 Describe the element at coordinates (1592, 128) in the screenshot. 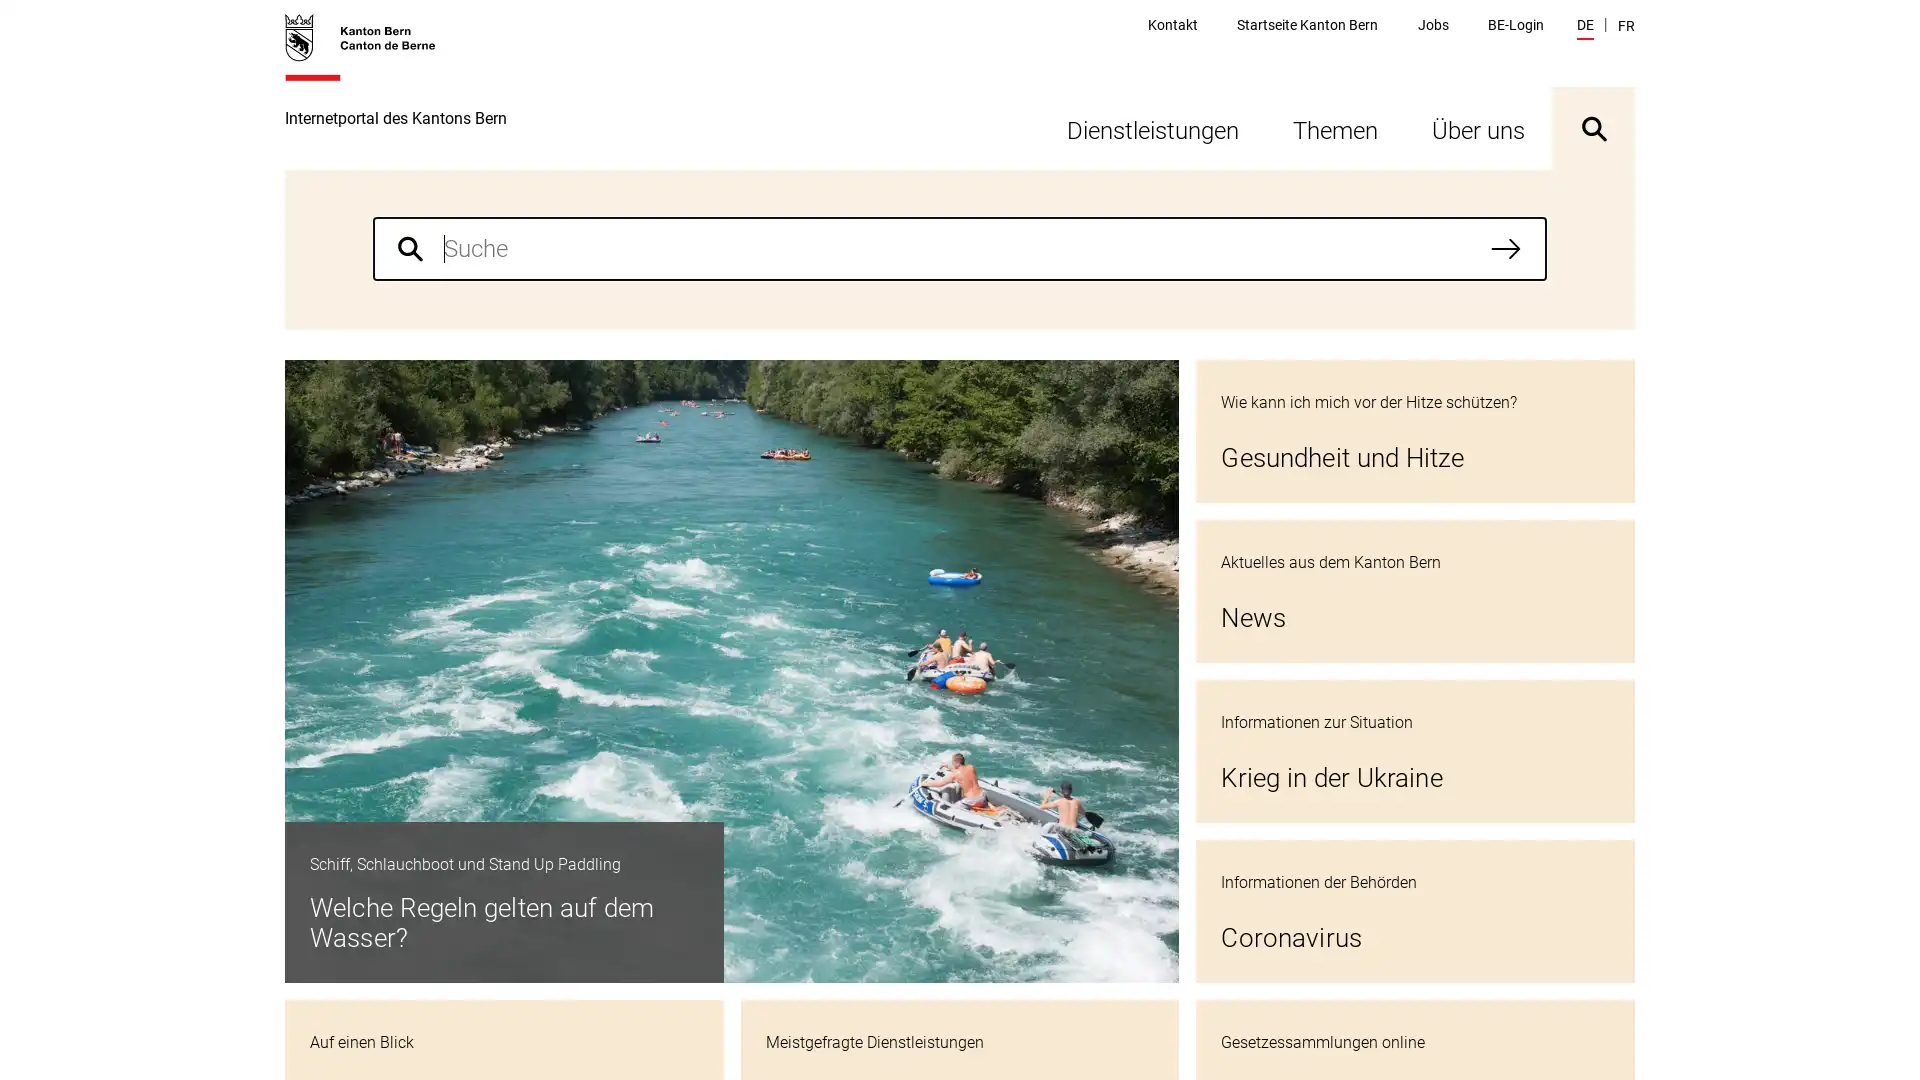

I see `Suche ein- oder ausblenden` at that location.